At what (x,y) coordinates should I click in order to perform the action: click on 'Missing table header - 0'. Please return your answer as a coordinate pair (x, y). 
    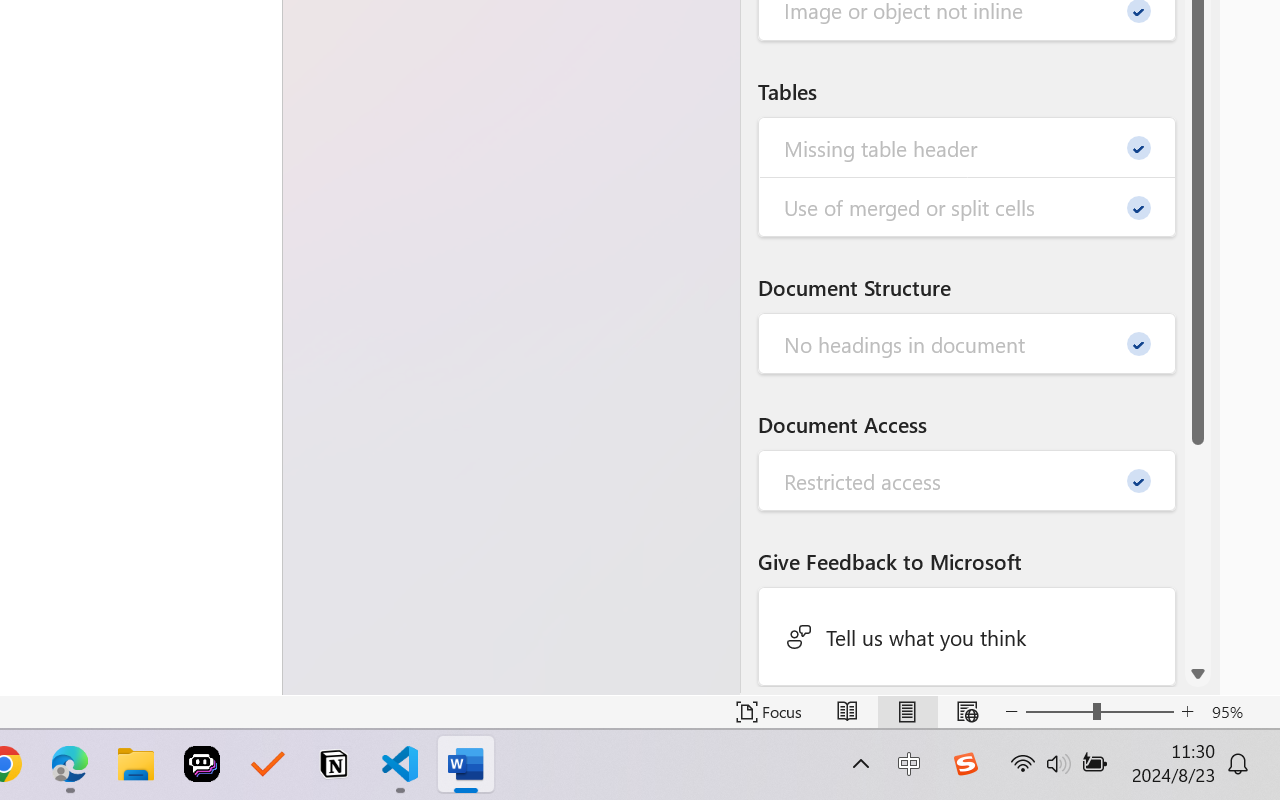
    Looking at the image, I should click on (967, 148).